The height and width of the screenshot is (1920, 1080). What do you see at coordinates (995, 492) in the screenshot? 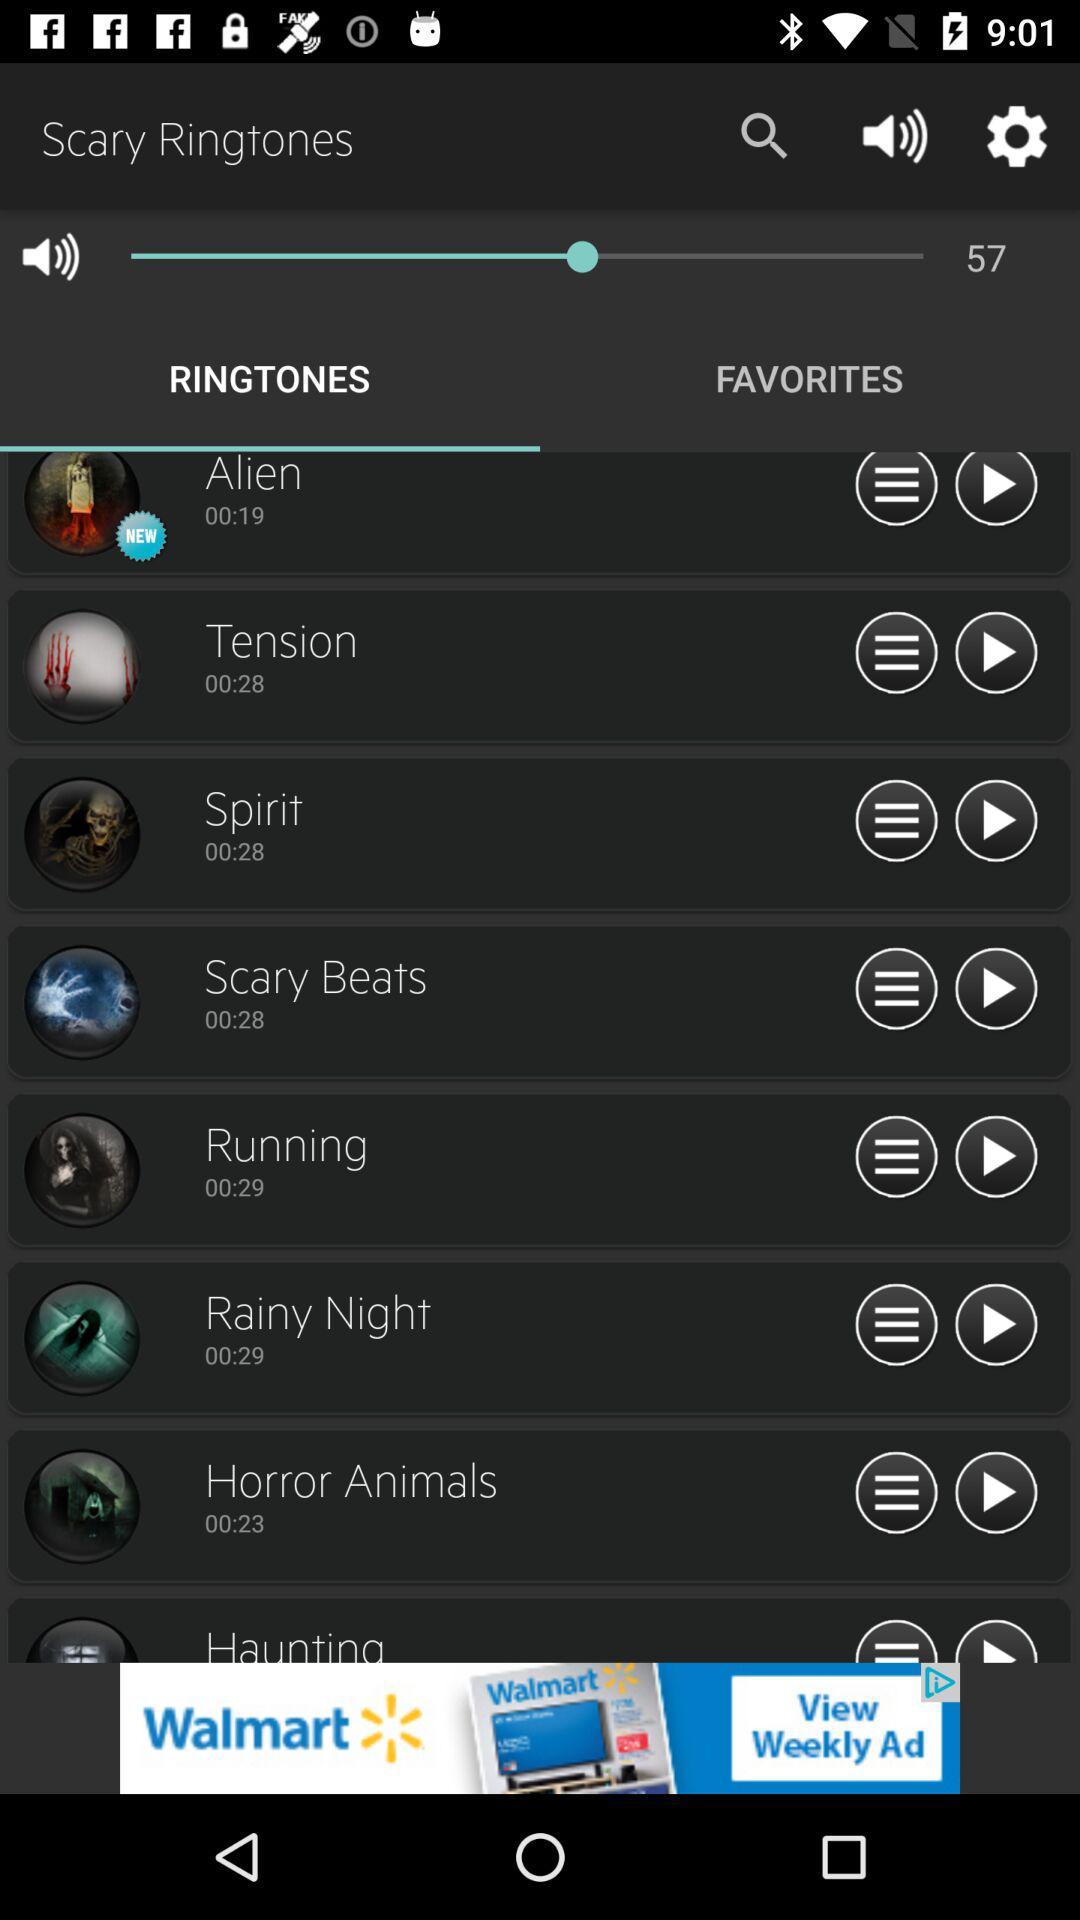
I see `play` at bounding box center [995, 492].